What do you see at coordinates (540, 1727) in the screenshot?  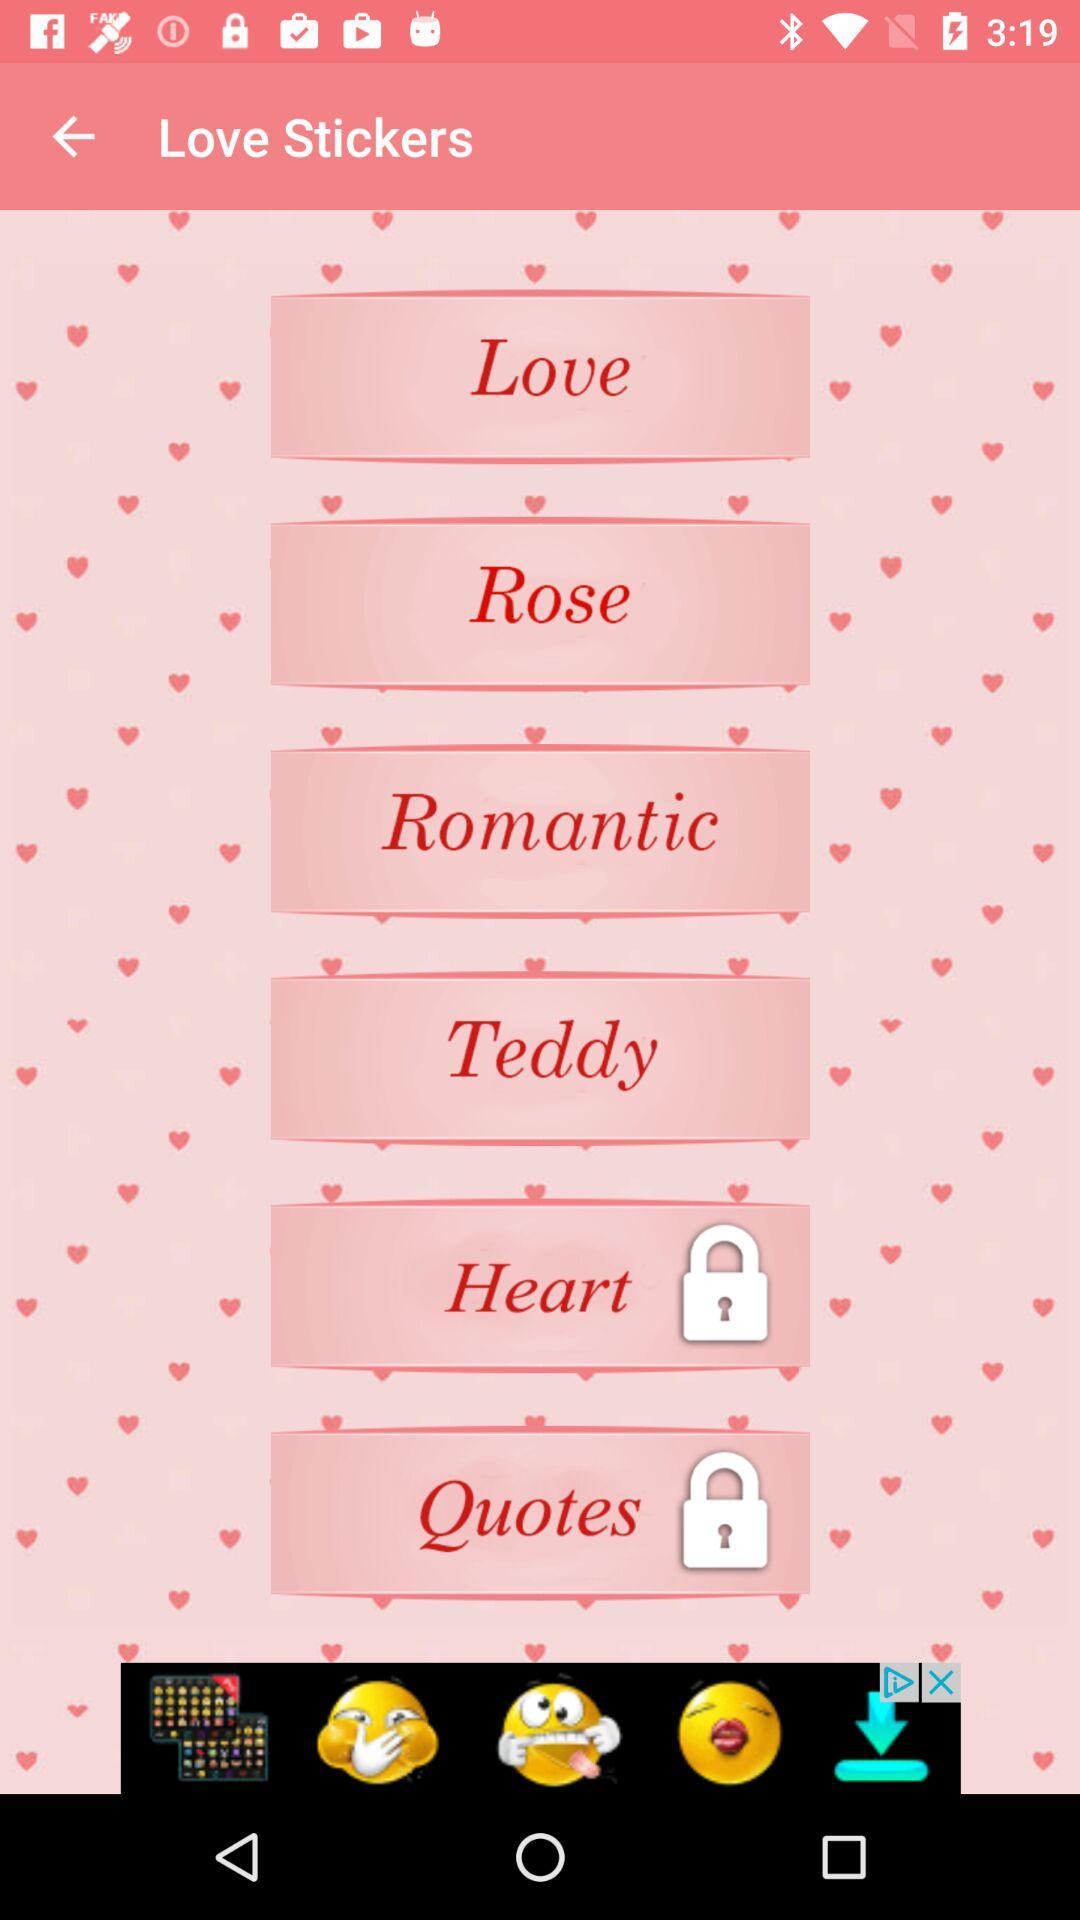 I see `enable notification` at bounding box center [540, 1727].